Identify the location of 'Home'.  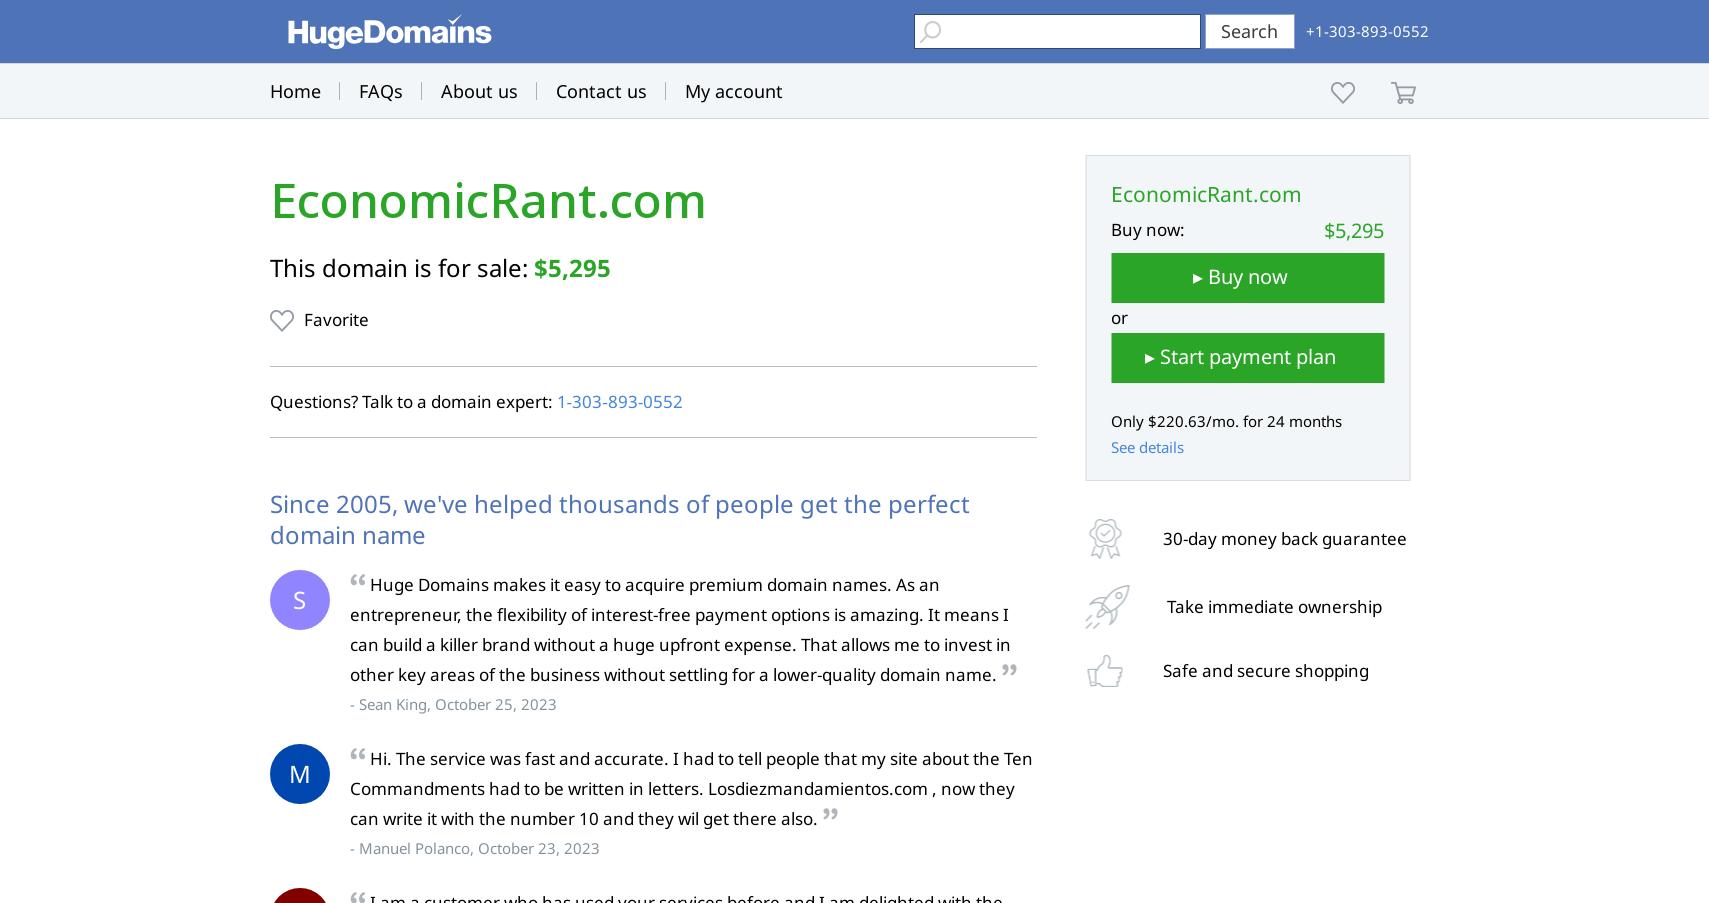
(293, 91).